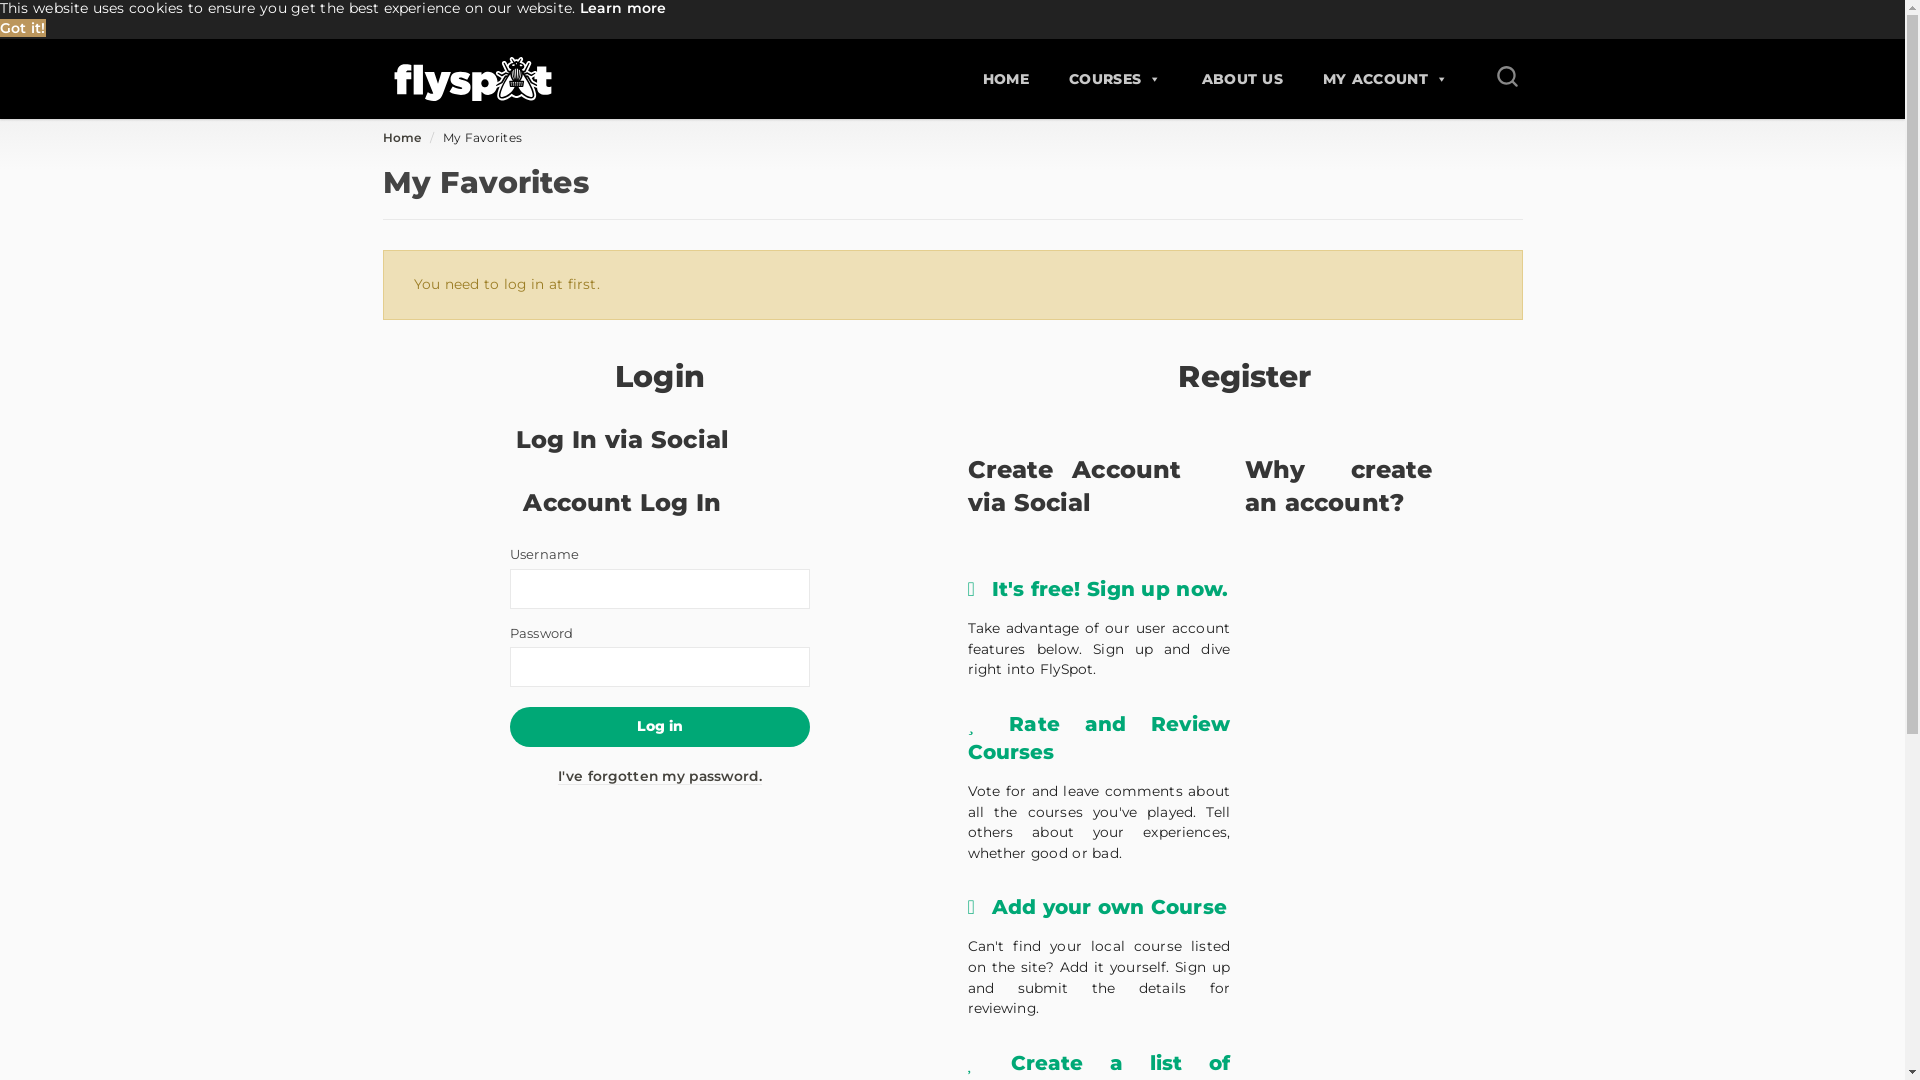 The width and height of the screenshot is (1920, 1080). Describe the element at coordinates (1384, 77) in the screenshot. I see `'MY ACCOUNT'` at that location.